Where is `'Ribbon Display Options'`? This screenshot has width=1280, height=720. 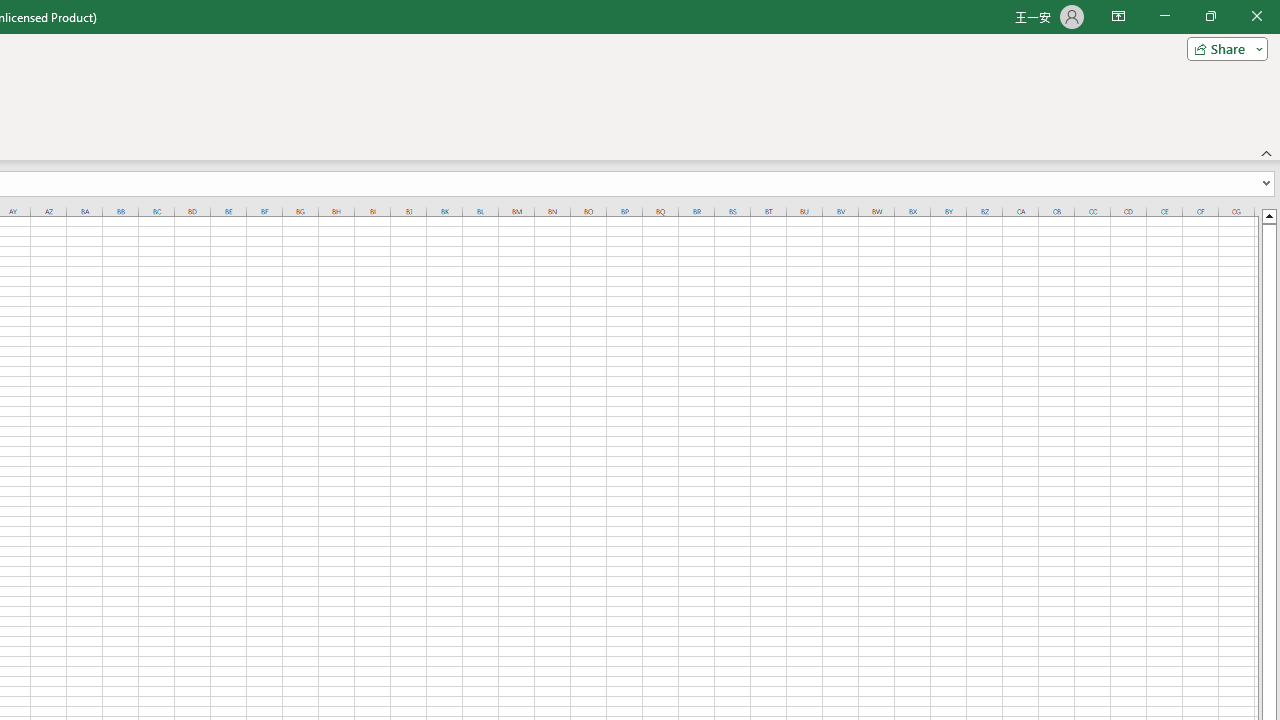
'Ribbon Display Options' is located at coordinates (1117, 16).